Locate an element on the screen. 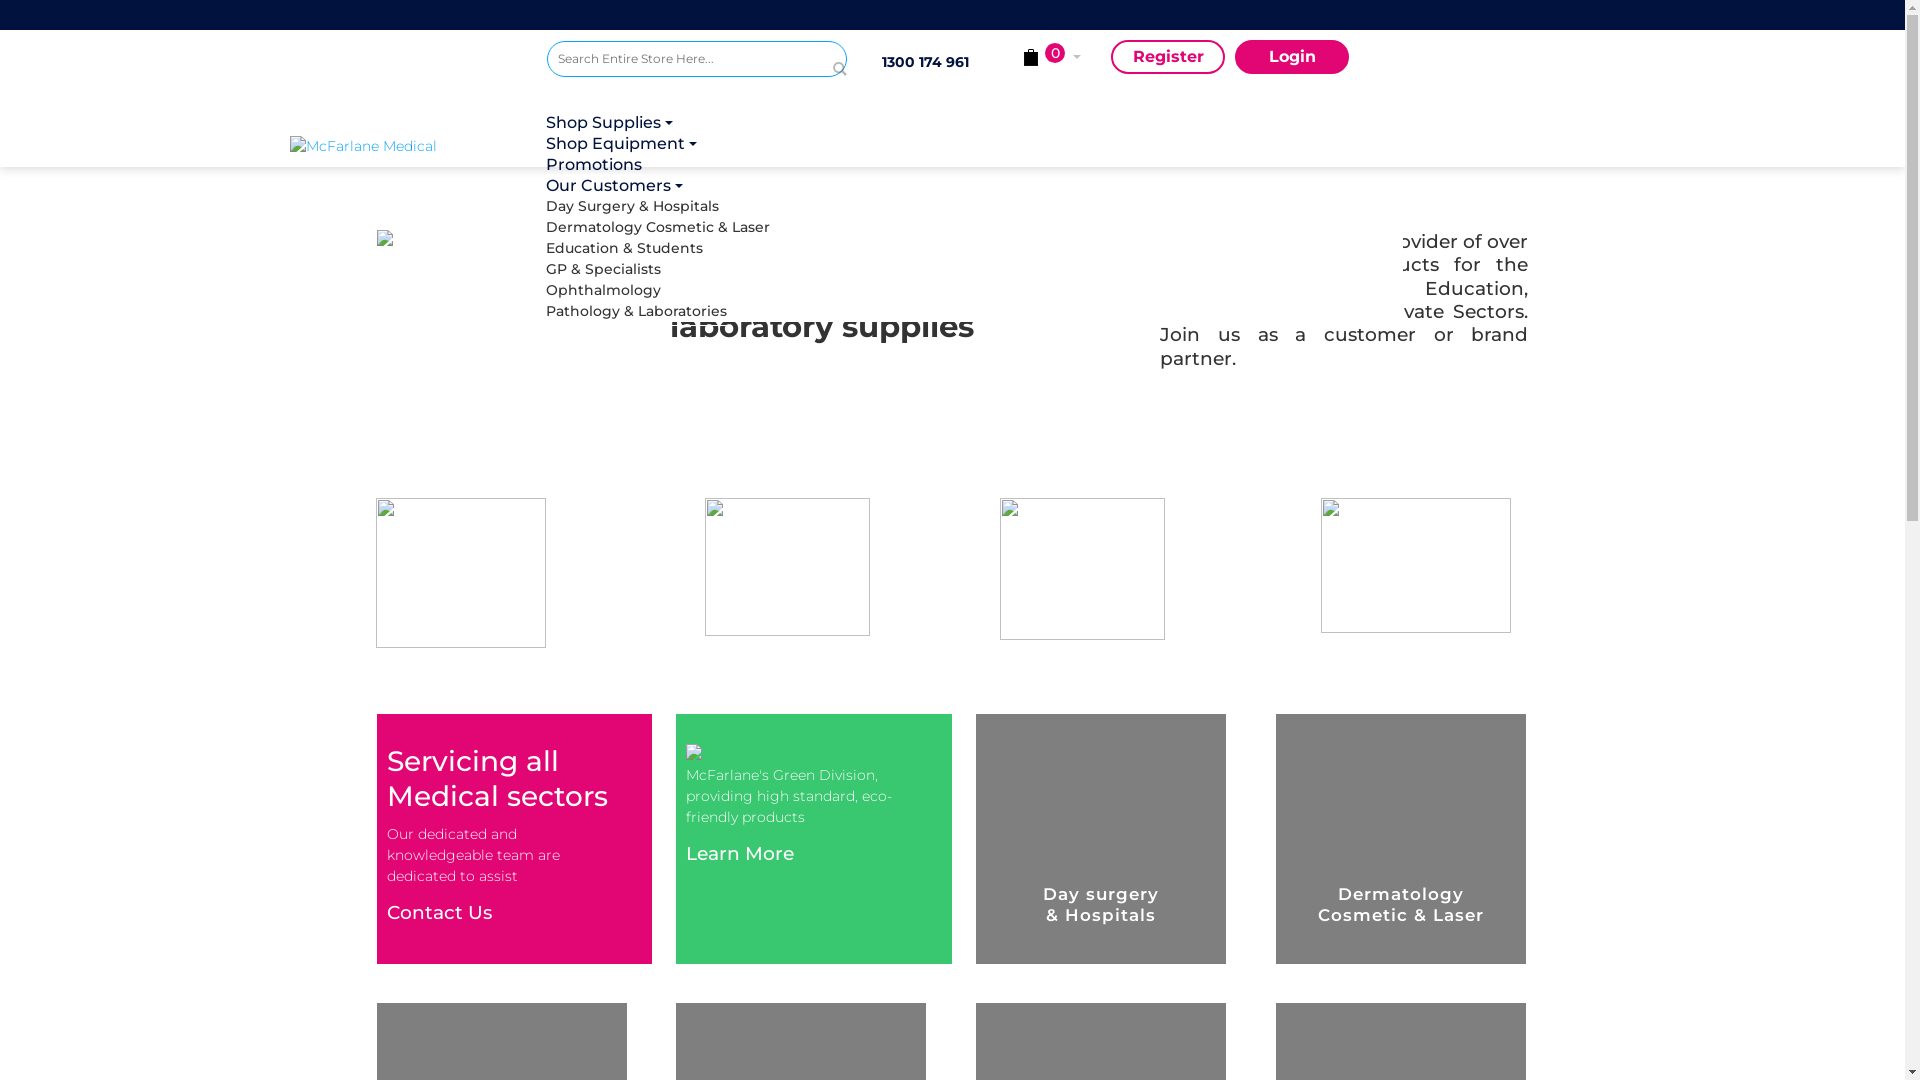 The image size is (1920, 1080). 'Register' is located at coordinates (1167, 56).